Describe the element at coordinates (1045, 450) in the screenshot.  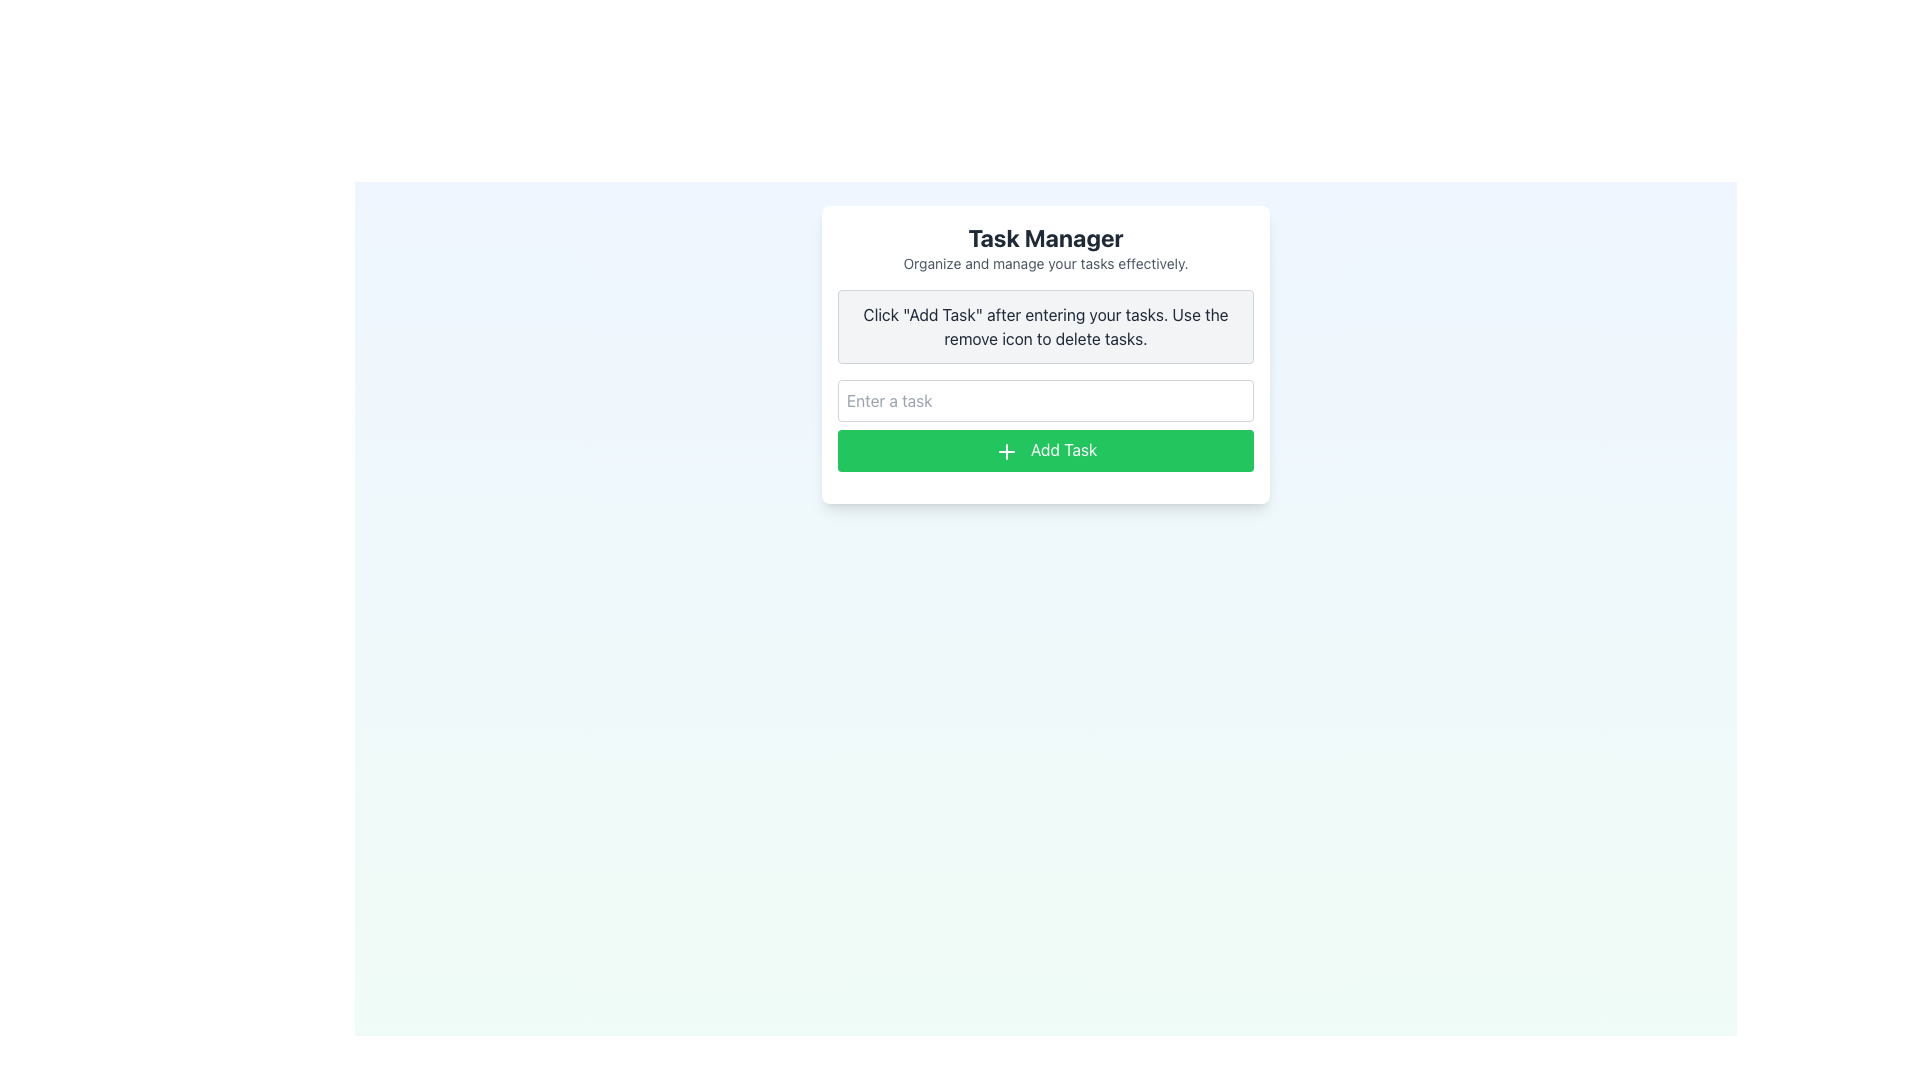
I see `the button to add a new task, located directly below the 'Enter a task' input field` at that location.